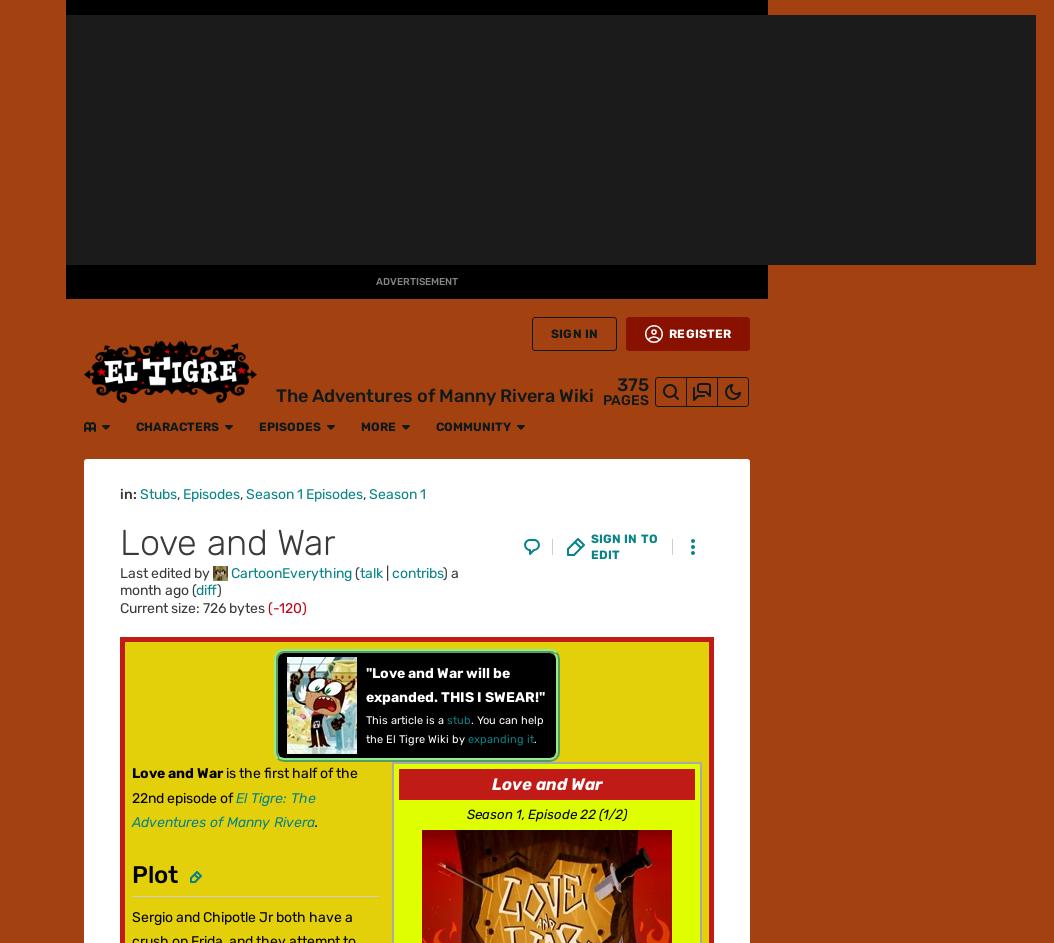 The height and width of the screenshot is (943, 1054). Describe the element at coordinates (161, 21) in the screenshot. I see `'Characters'` at that location.